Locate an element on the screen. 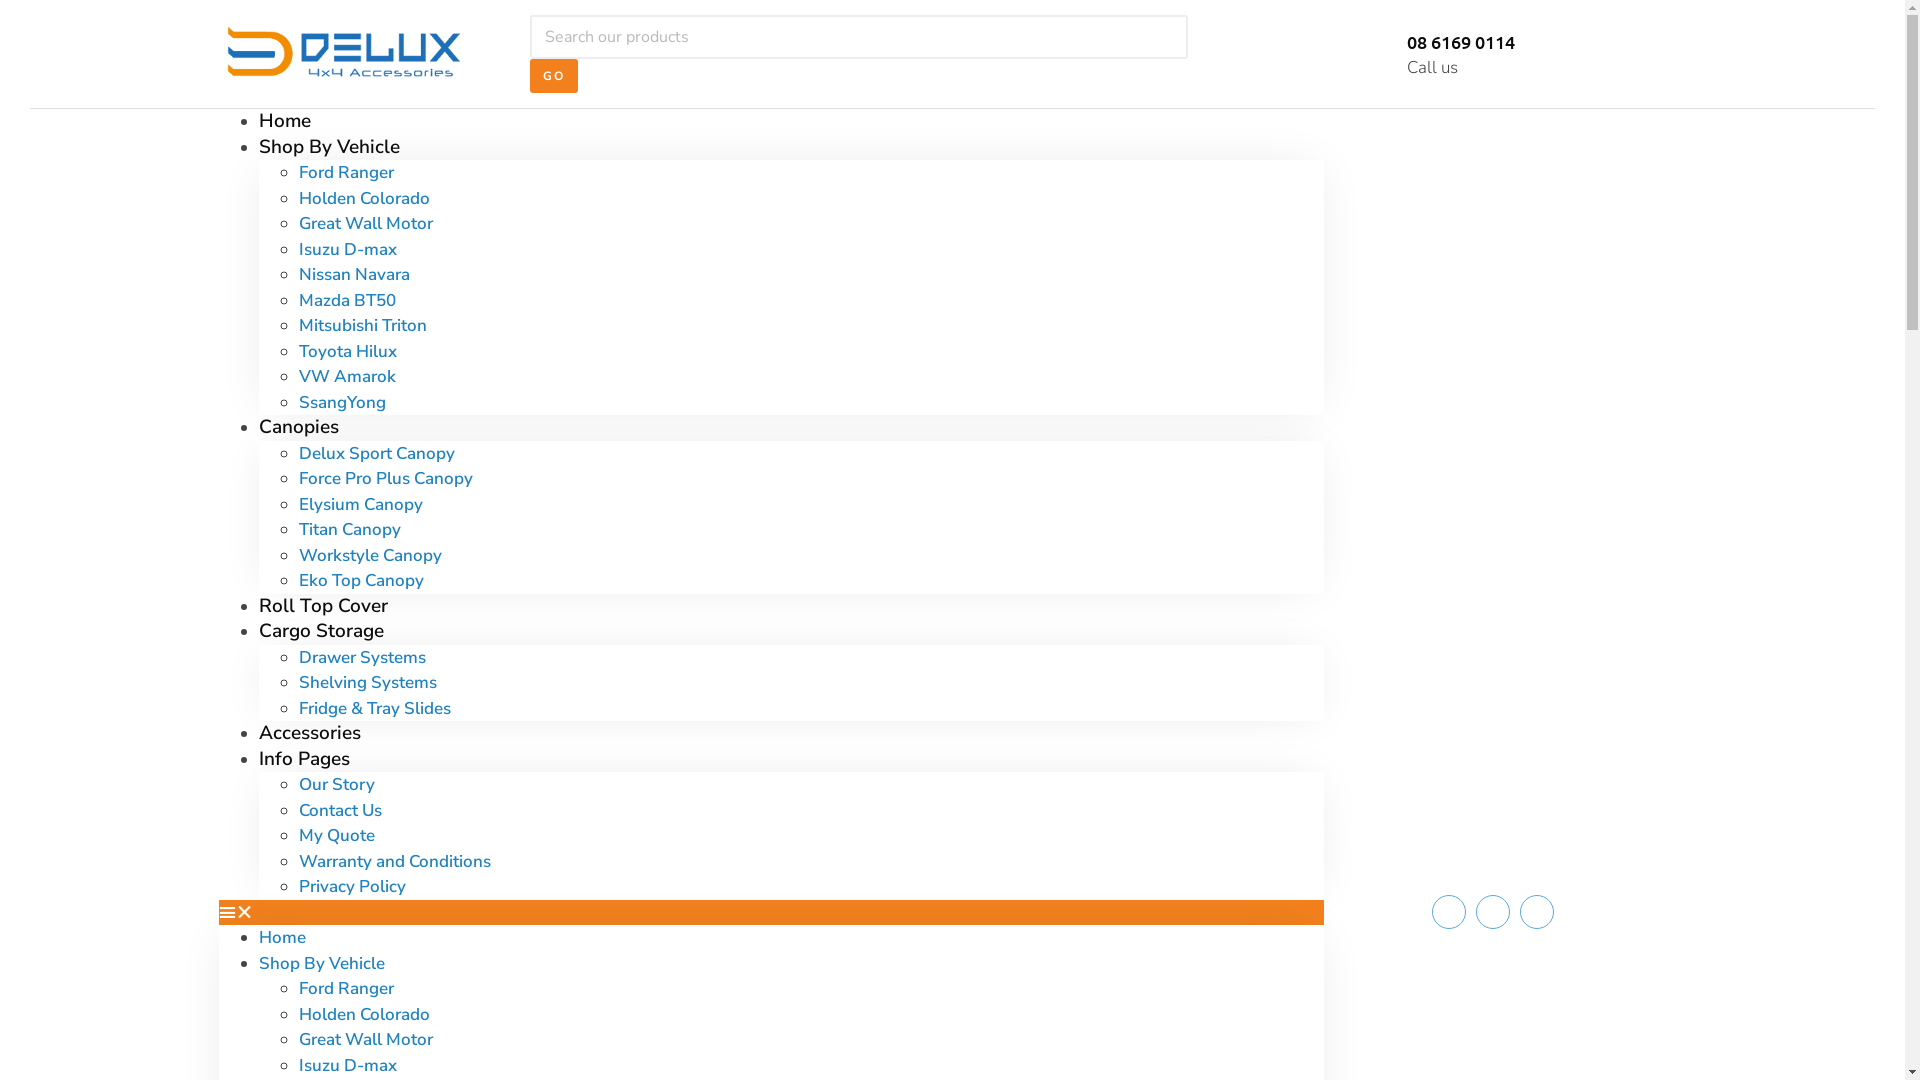  'Shelving Systems' is located at coordinates (366, 681).